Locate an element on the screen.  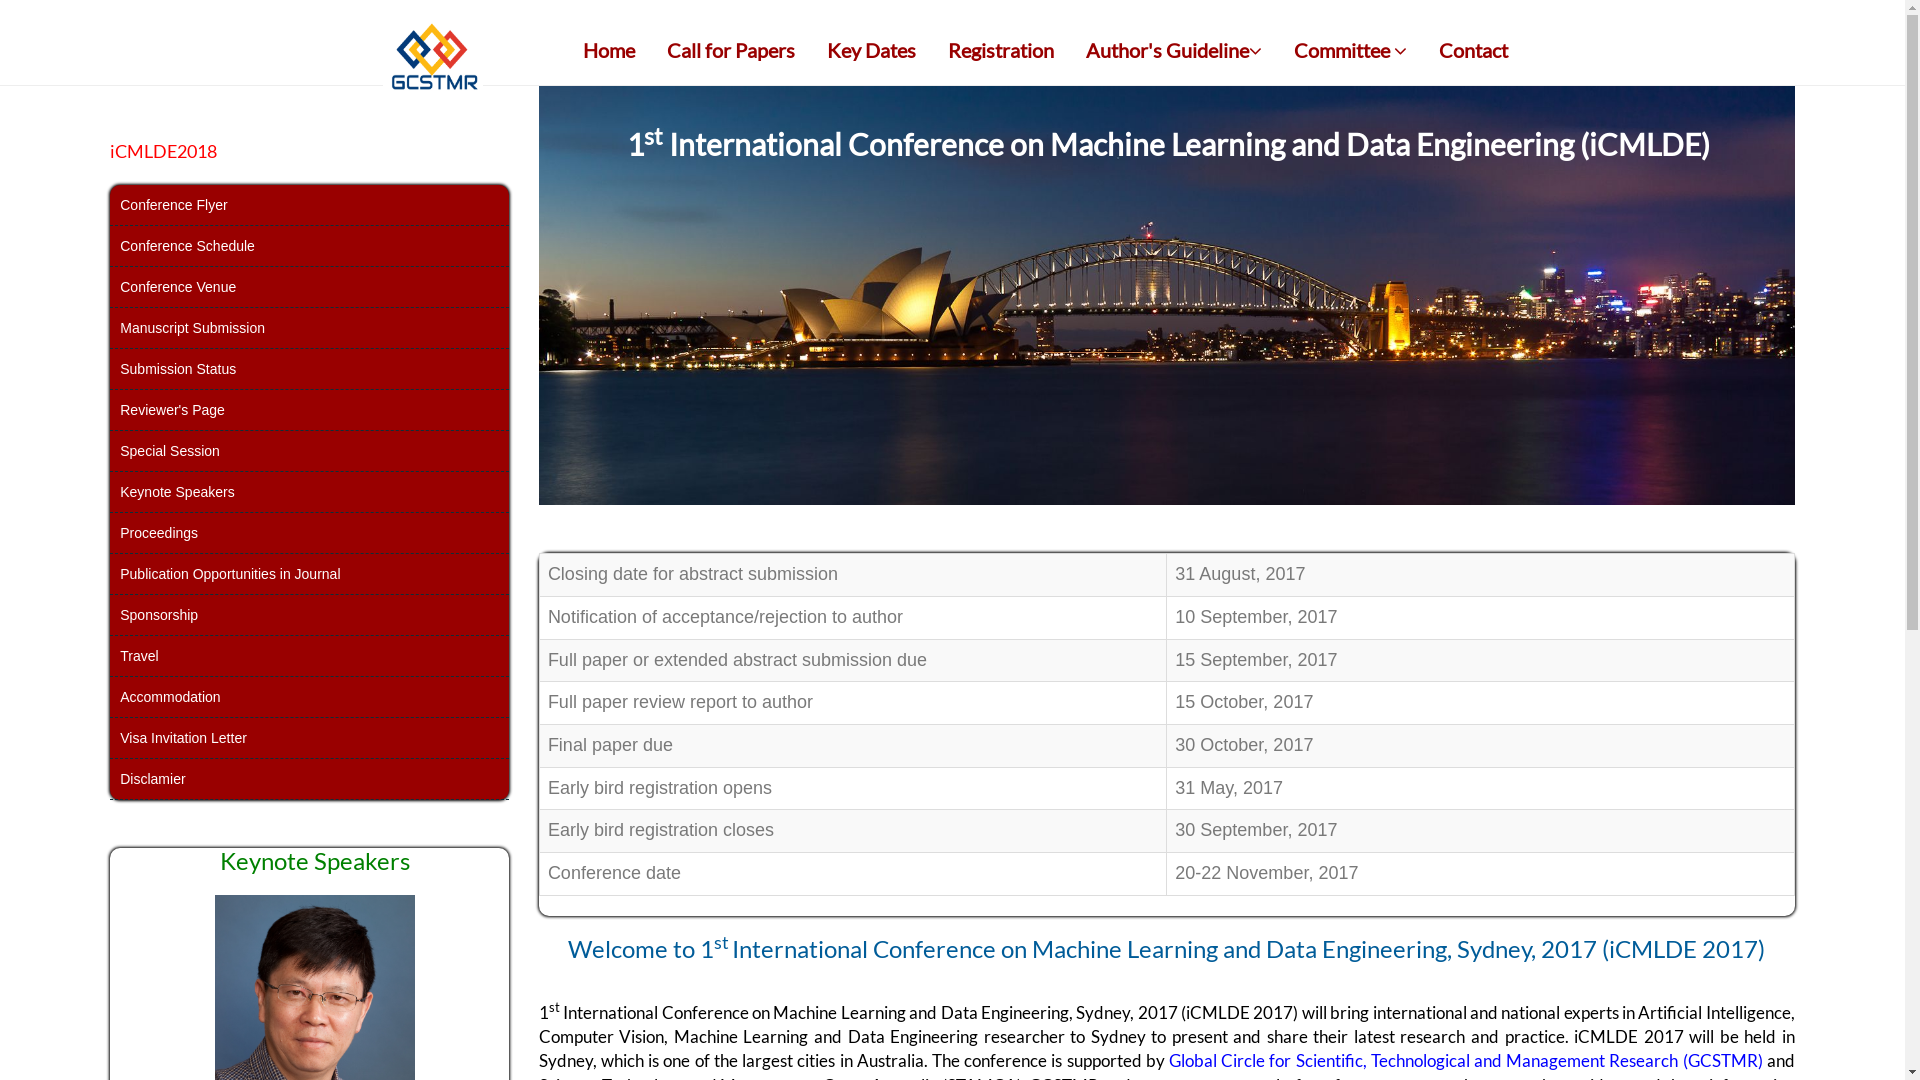
'Contact' is located at coordinates (1423, 49).